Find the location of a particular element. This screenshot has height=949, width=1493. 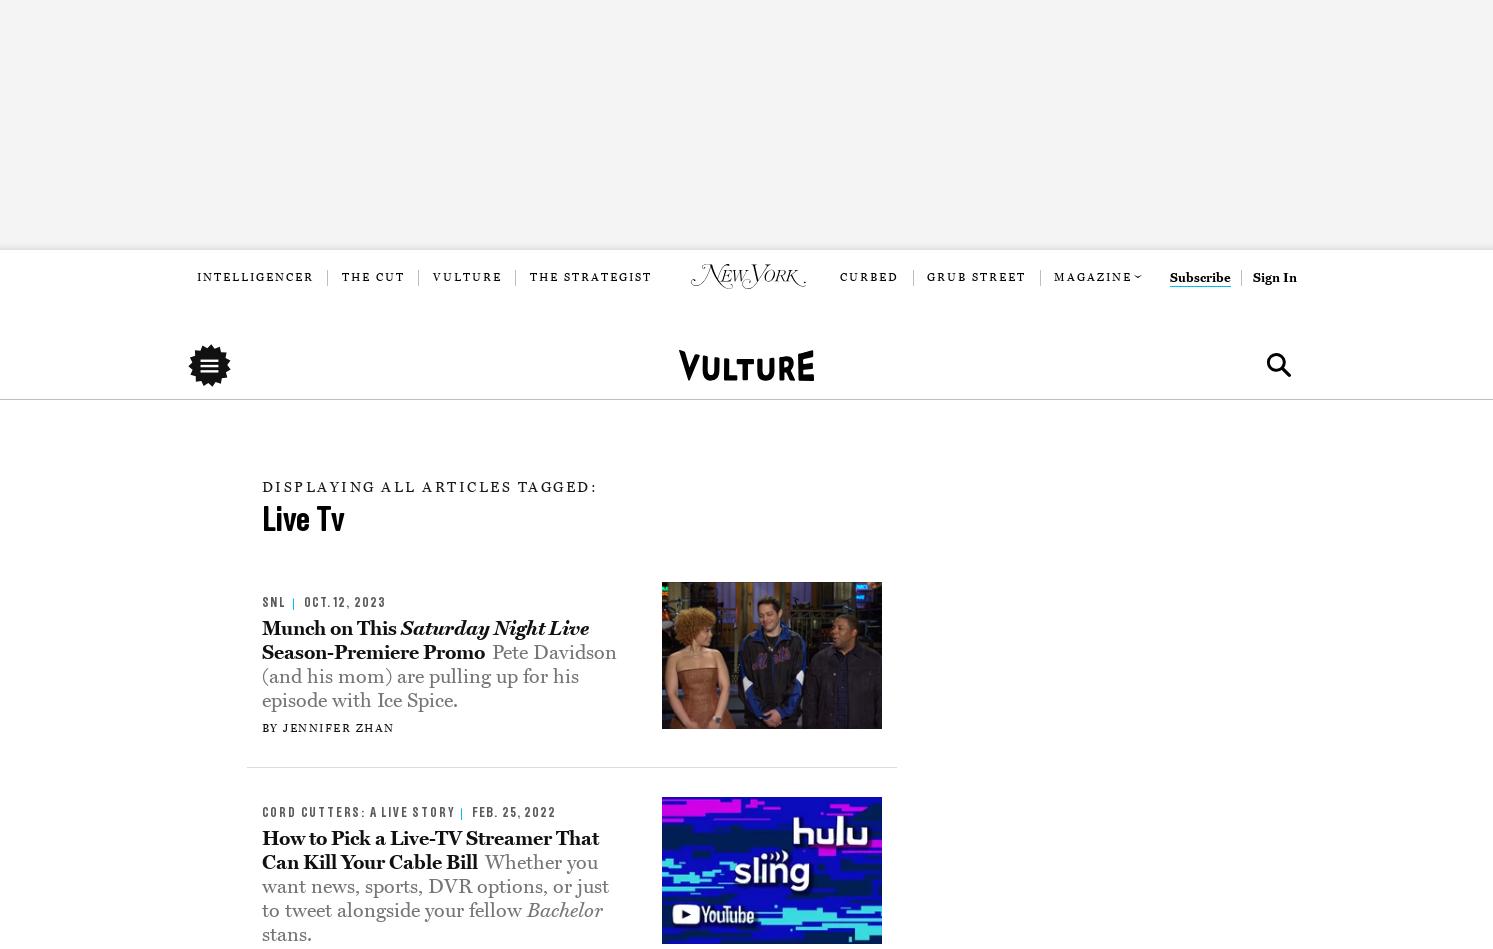

'snl' is located at coordinates (273, 602).